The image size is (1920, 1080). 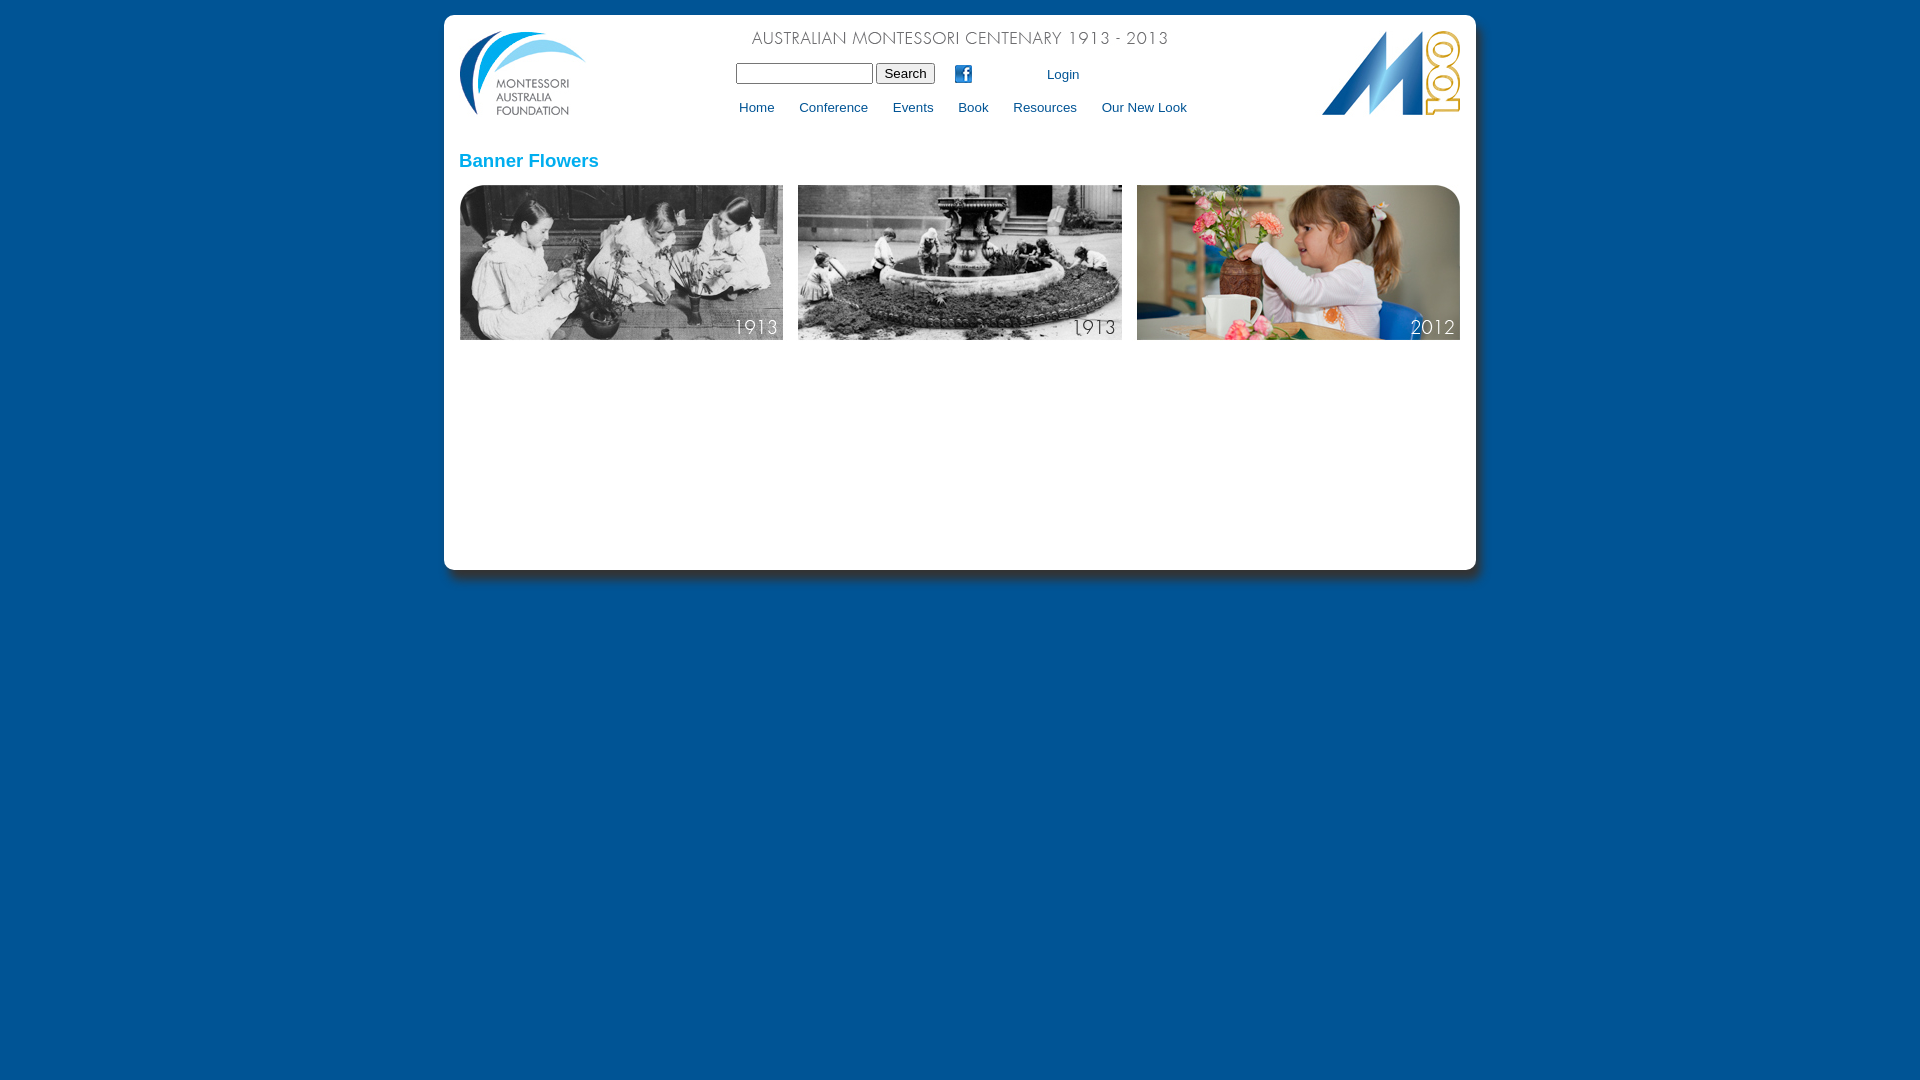 What do you see at coordinates (832, 107) in the screenshot?
I see `'Conference'` at bounding box center [832, 107].